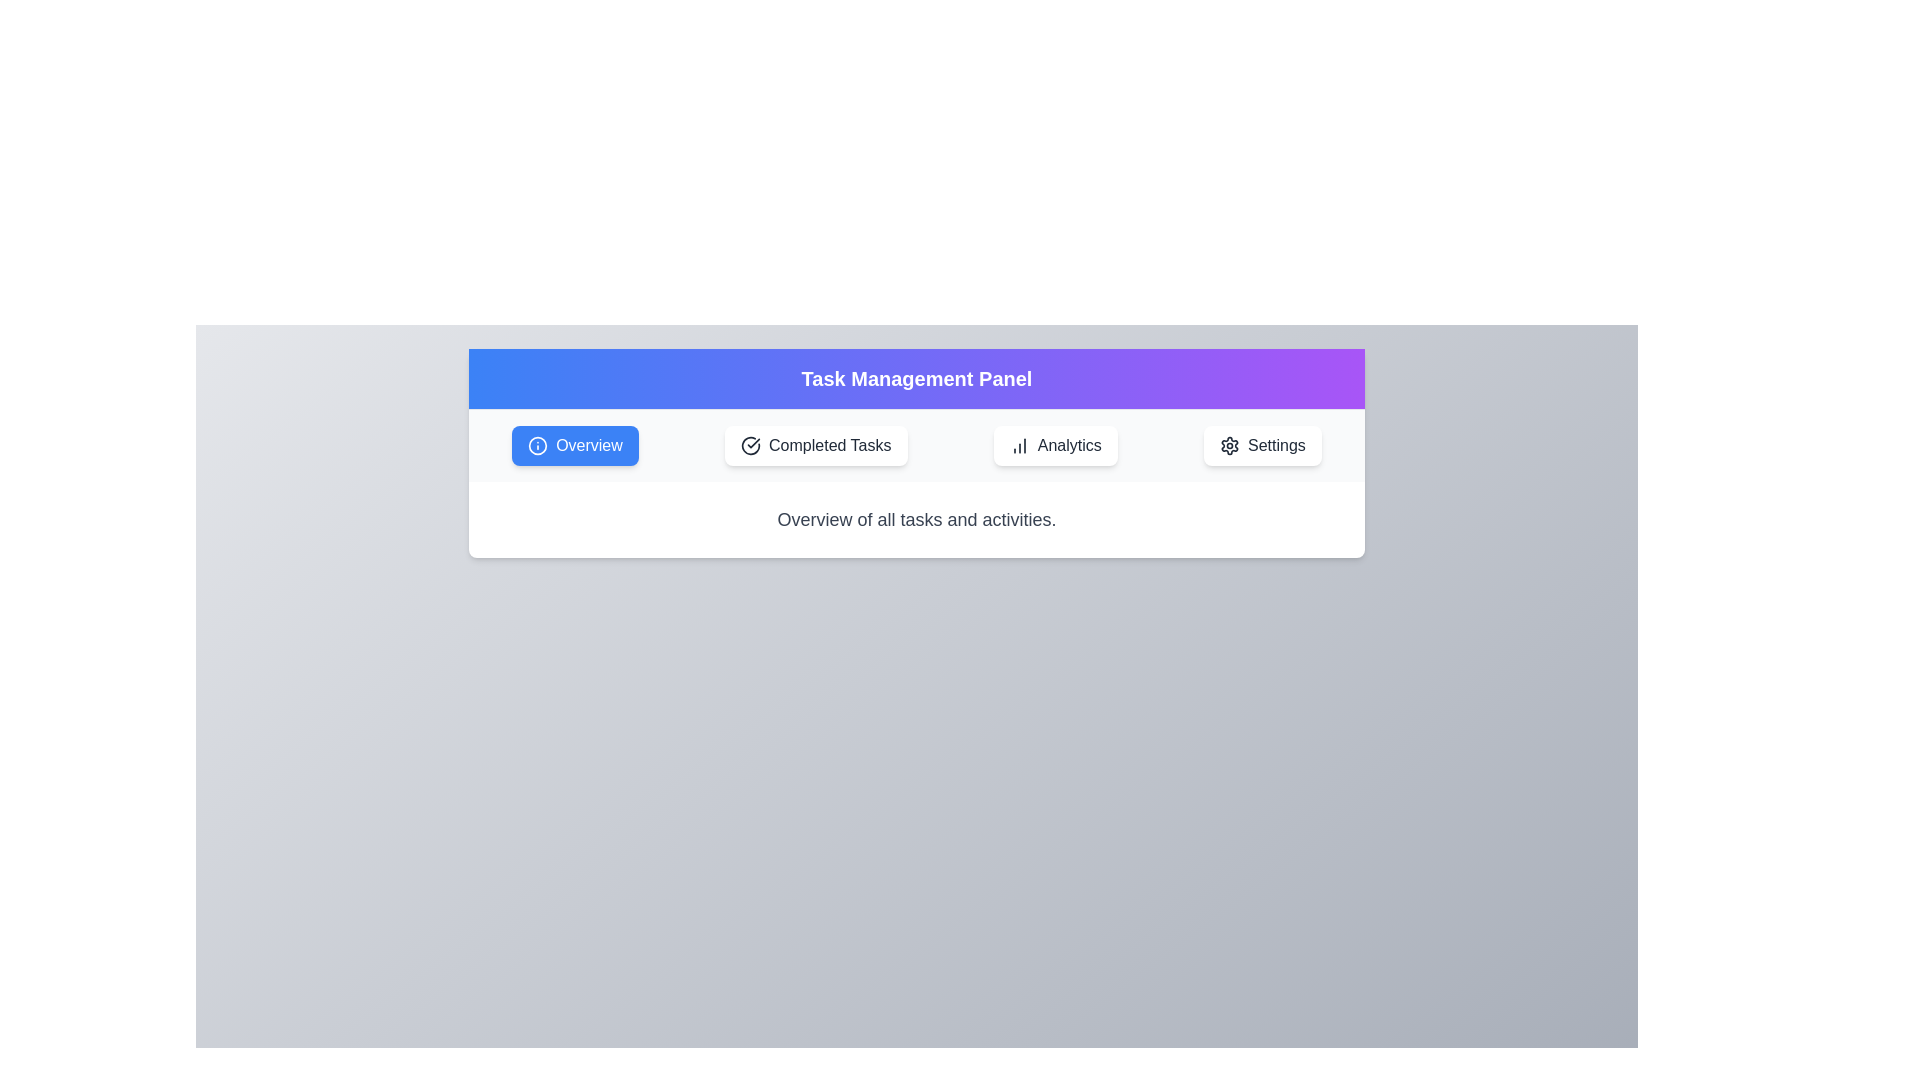 This screenshot has width=1920, height=1080. Describe the element at coordinates (915, 519) in the screenshot. I see `the descriptive text element that provides an overview of tasks, positioned below the navigation panel buttons and horizontally centered` at that location.